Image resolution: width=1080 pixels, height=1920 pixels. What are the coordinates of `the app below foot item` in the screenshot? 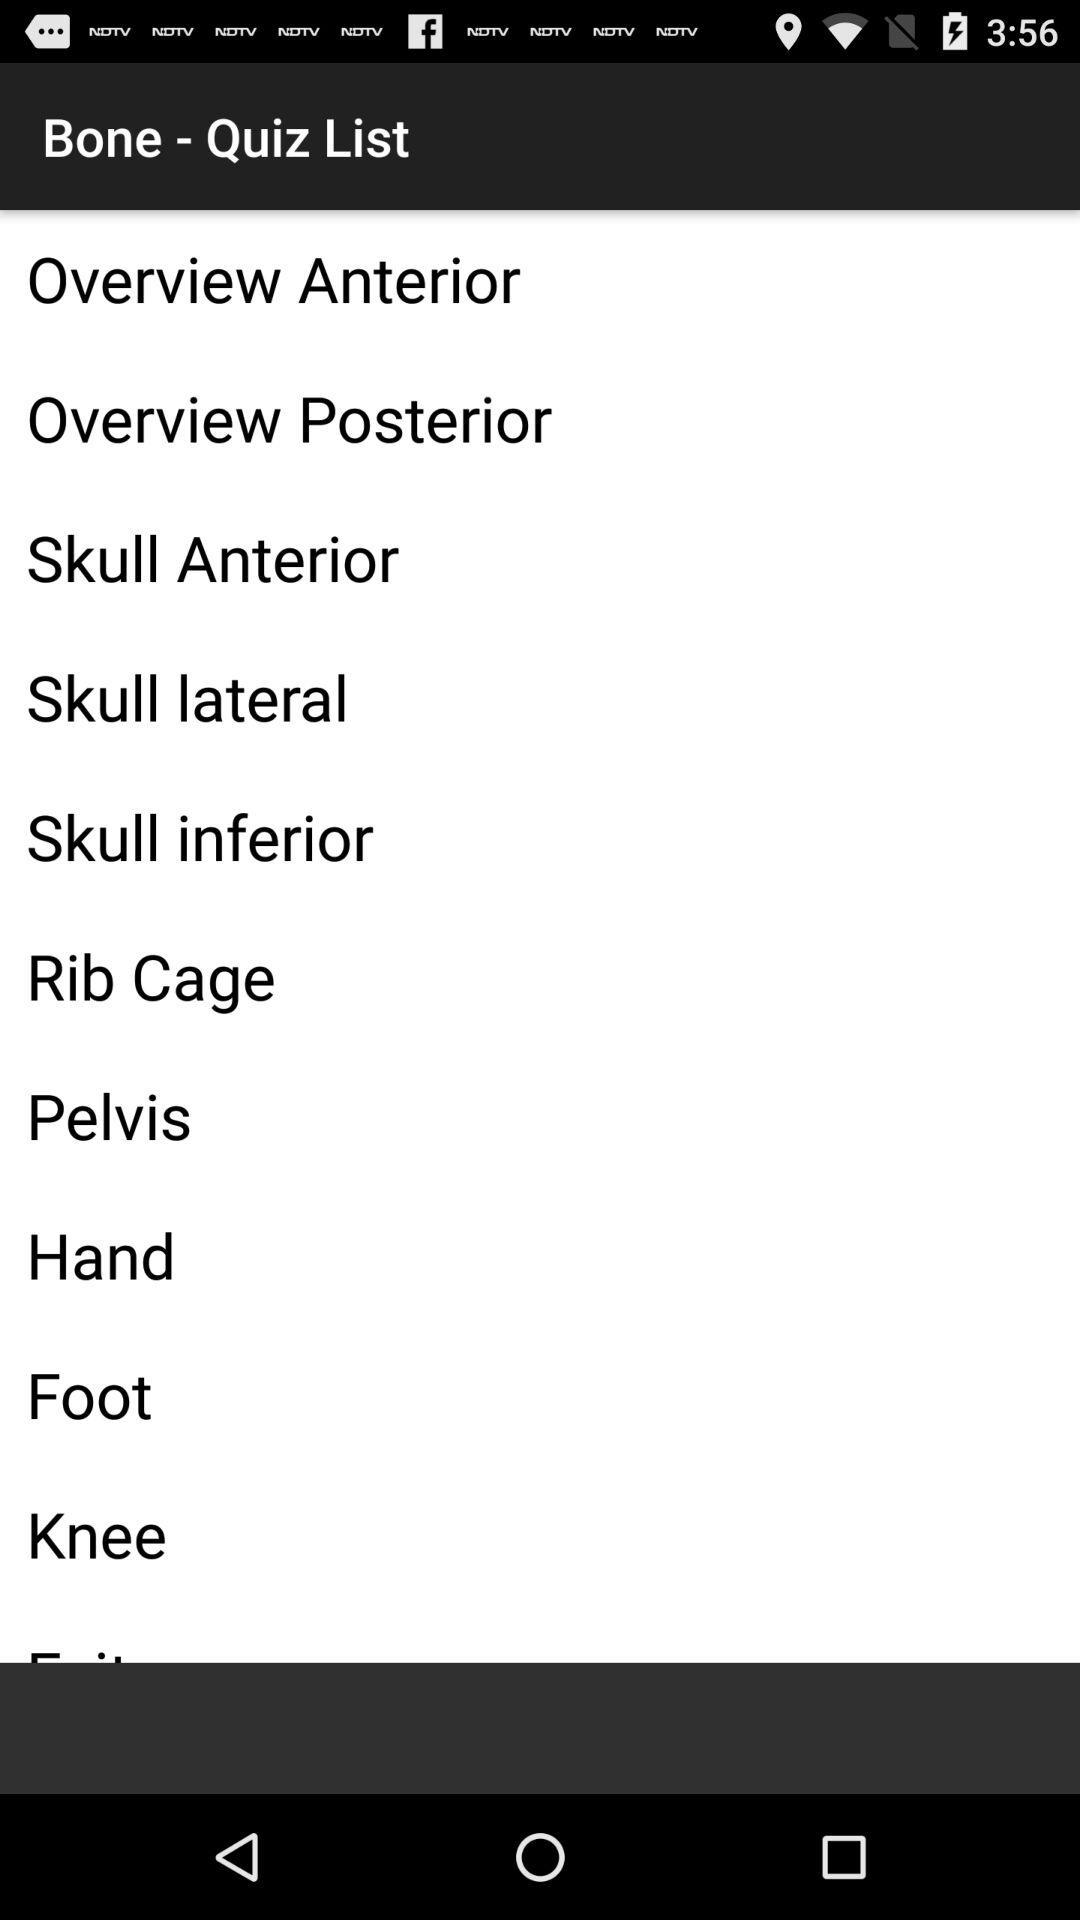 It's located at (540, 1532).